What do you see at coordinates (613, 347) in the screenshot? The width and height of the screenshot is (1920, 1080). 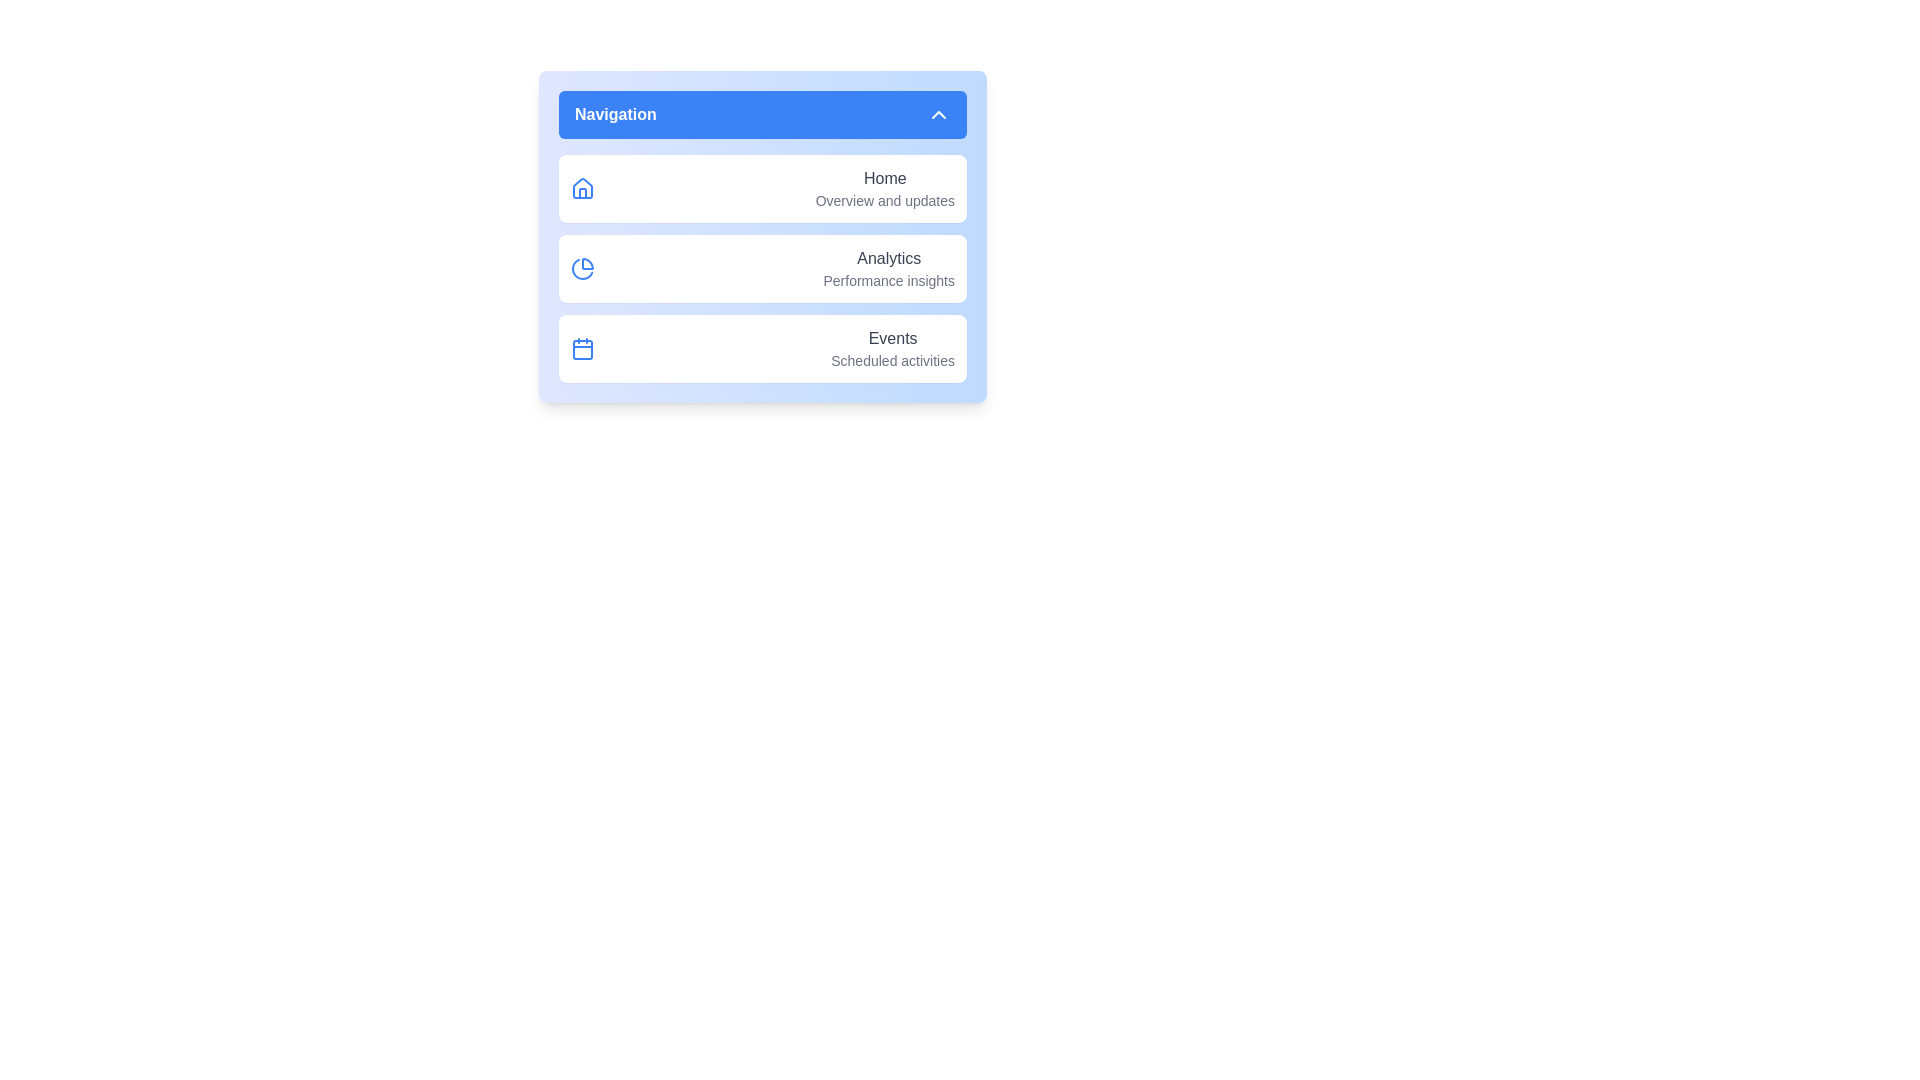 I see `the menu item corresponding to Events` at bounding box center [613, 347].